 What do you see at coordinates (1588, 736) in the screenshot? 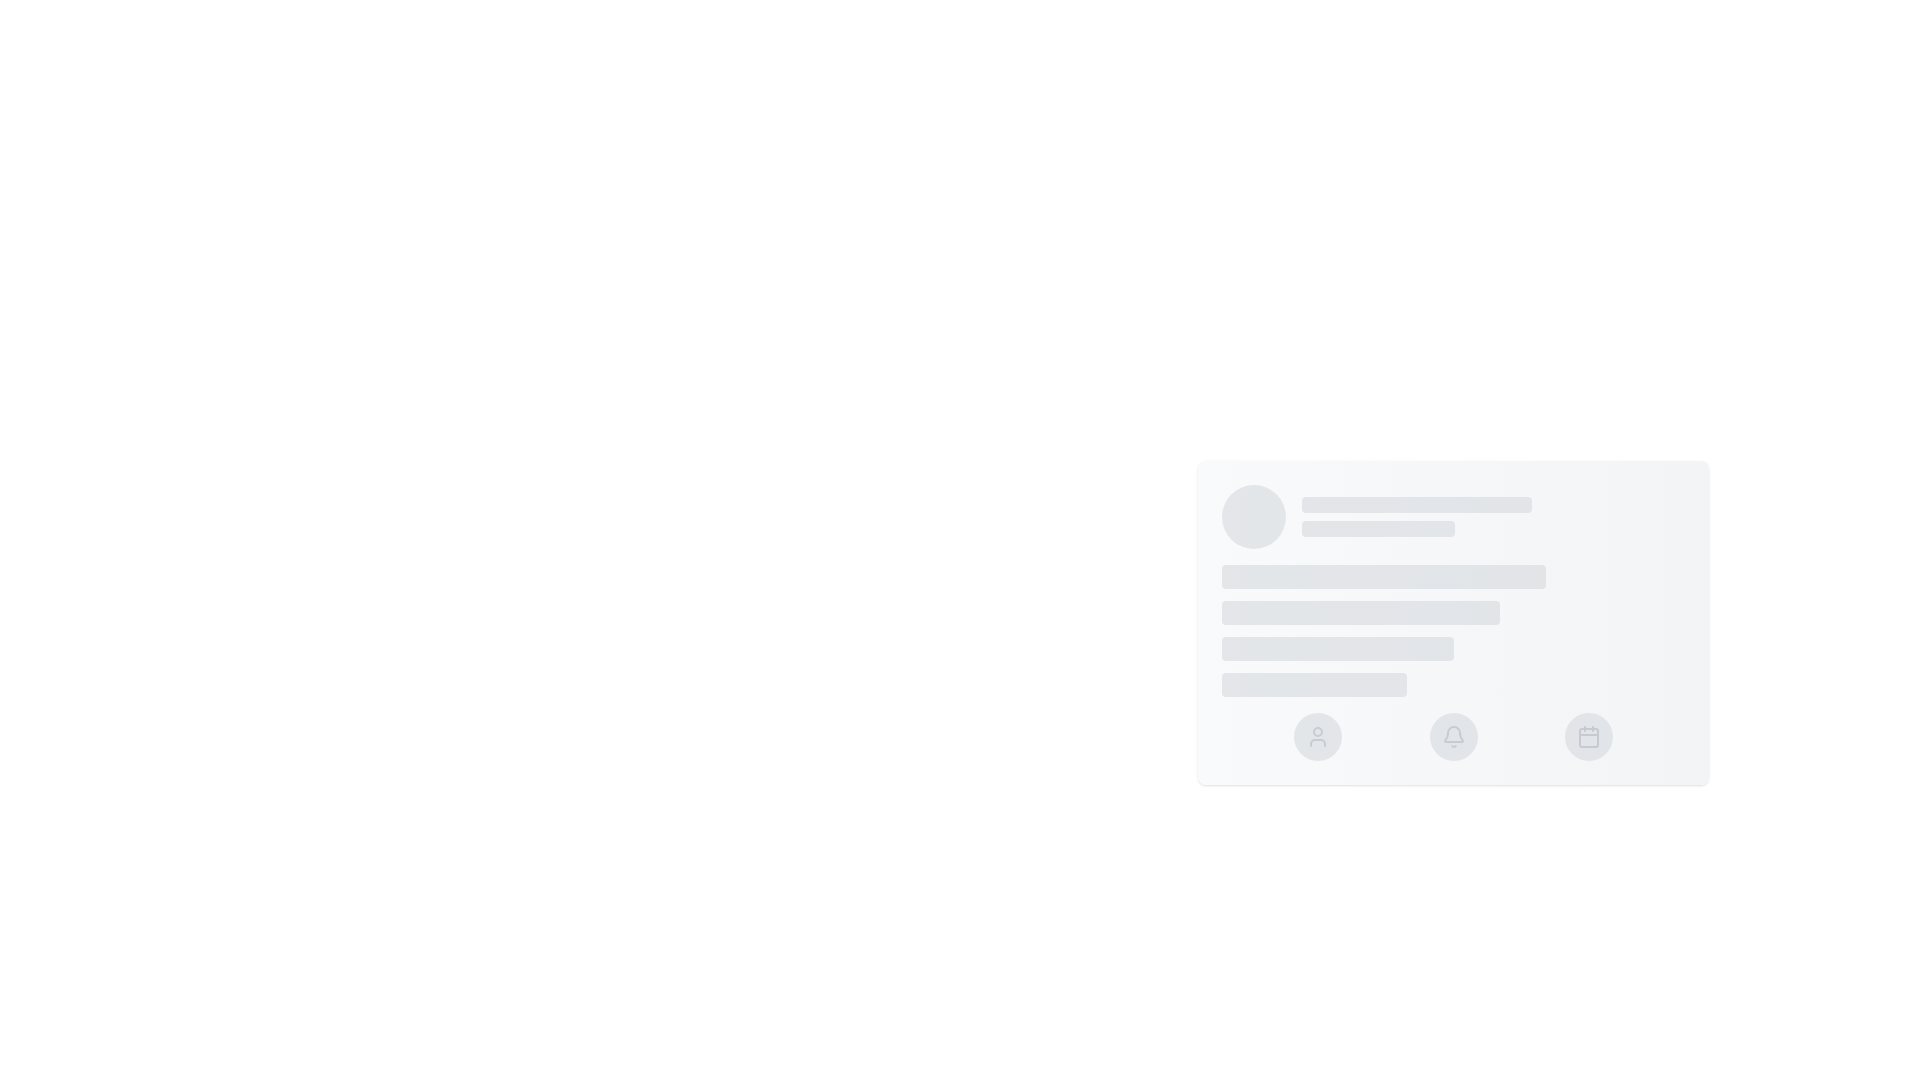
I see `the calendar icon button, which is the rightmost icon among three at the bottom of the card interface` at bounding box center [1588, 736].